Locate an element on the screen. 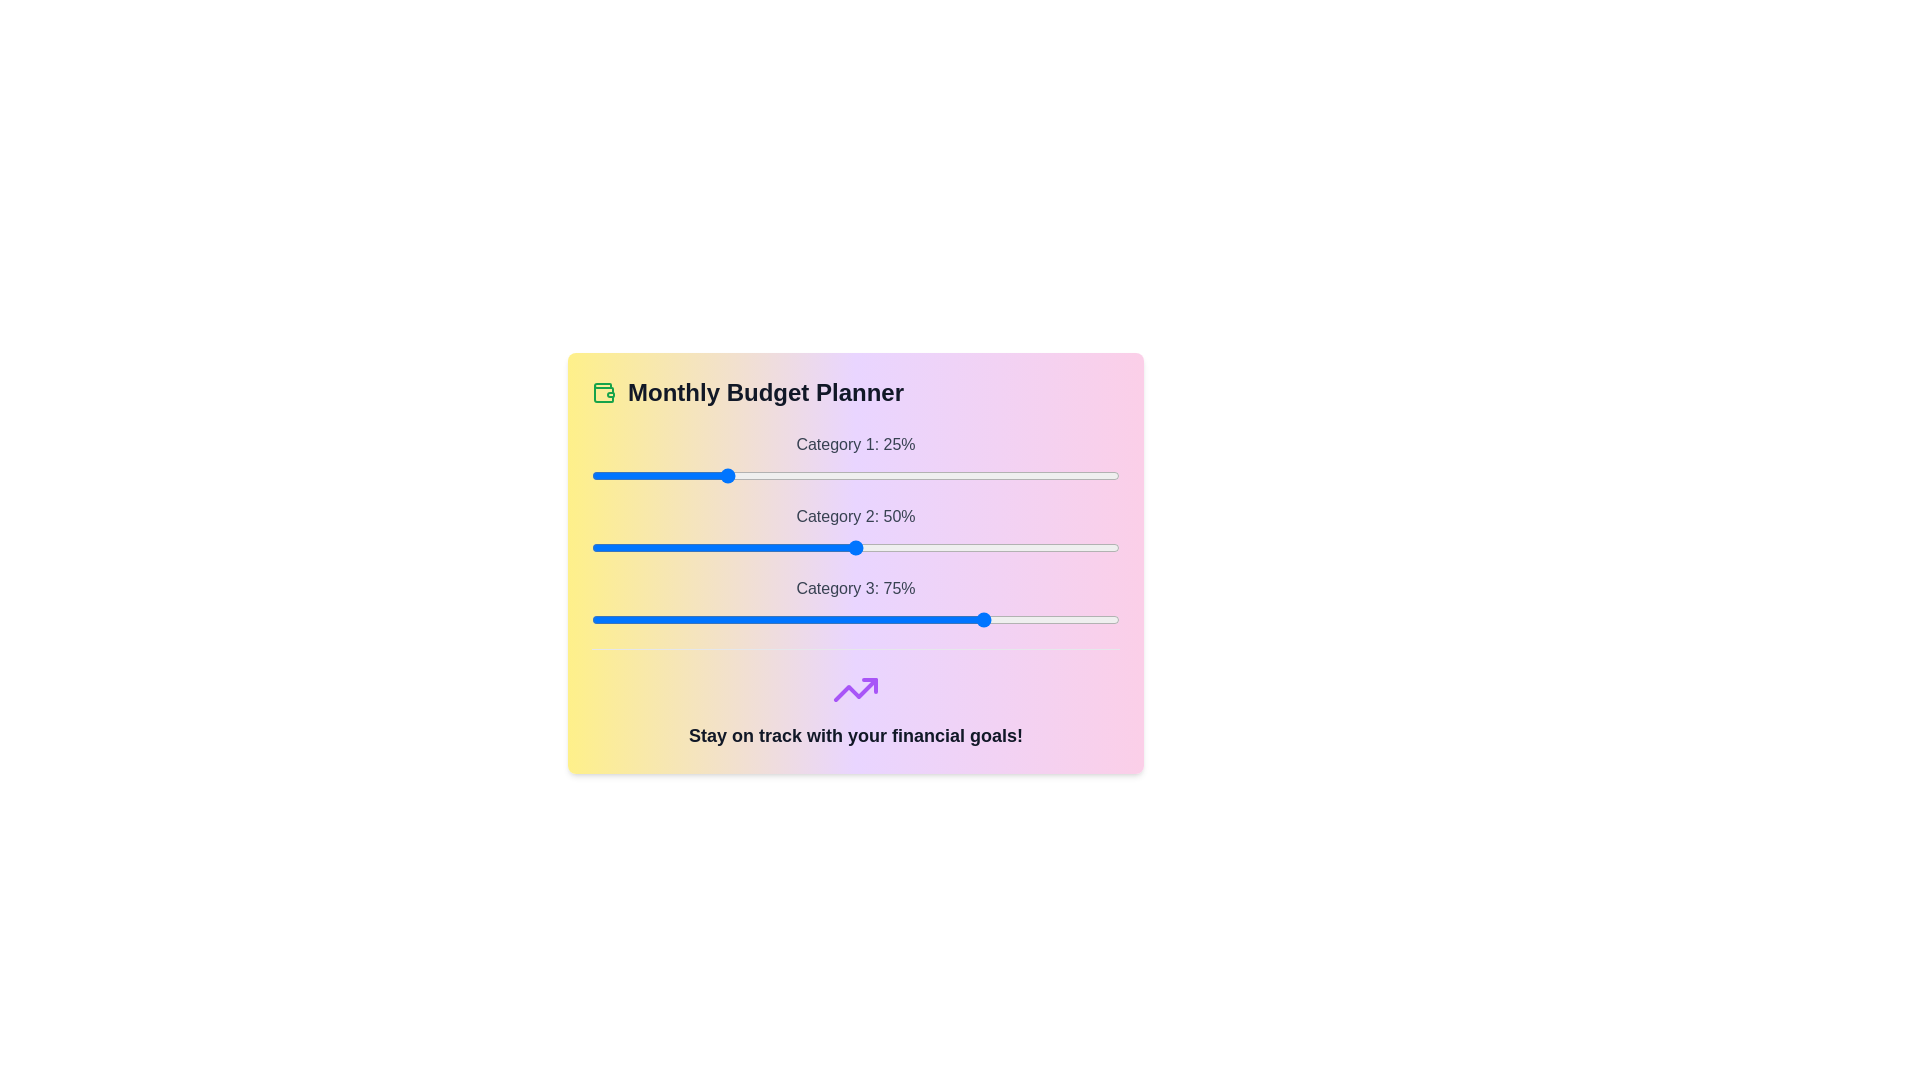 The image size is (1920, 1080). the slider for Category 2 to 98% is located at coordinates (1108, 547).